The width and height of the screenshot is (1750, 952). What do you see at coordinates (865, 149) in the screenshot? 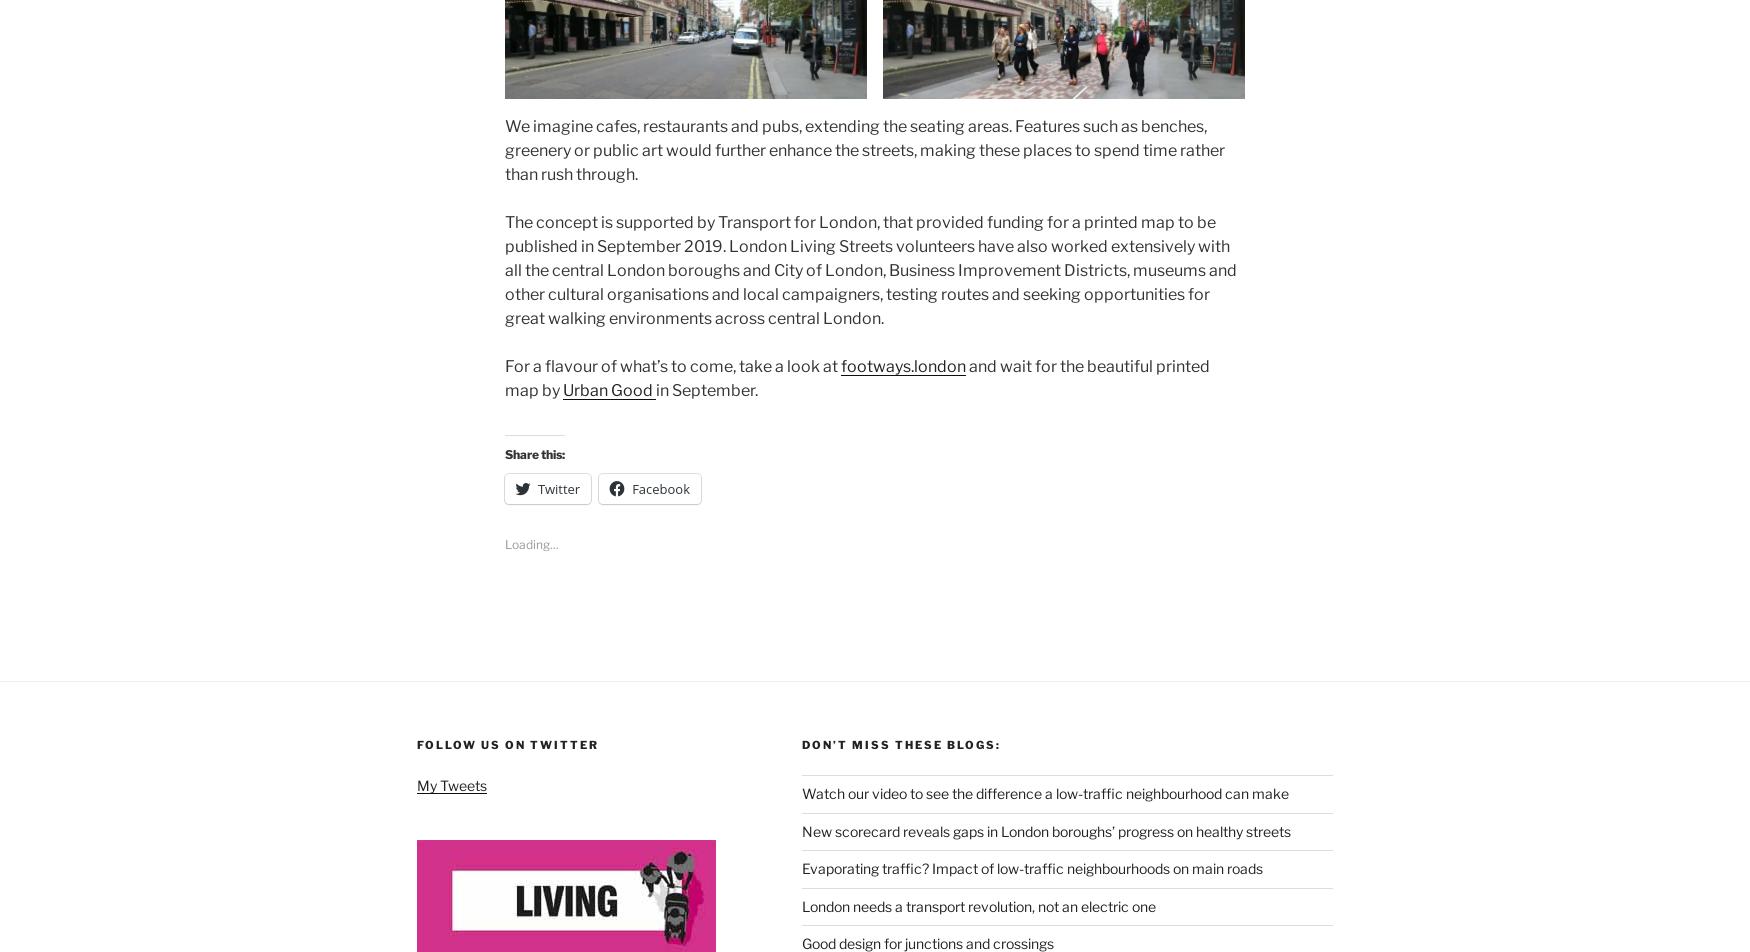
I see `'We imagine cafes, restaurants and pubs, extending the seating areas. Features such as benches, greenery or public art would further enhance the streets, making these places to spend time rather than rush through.'` at bounding box center [865, 149].